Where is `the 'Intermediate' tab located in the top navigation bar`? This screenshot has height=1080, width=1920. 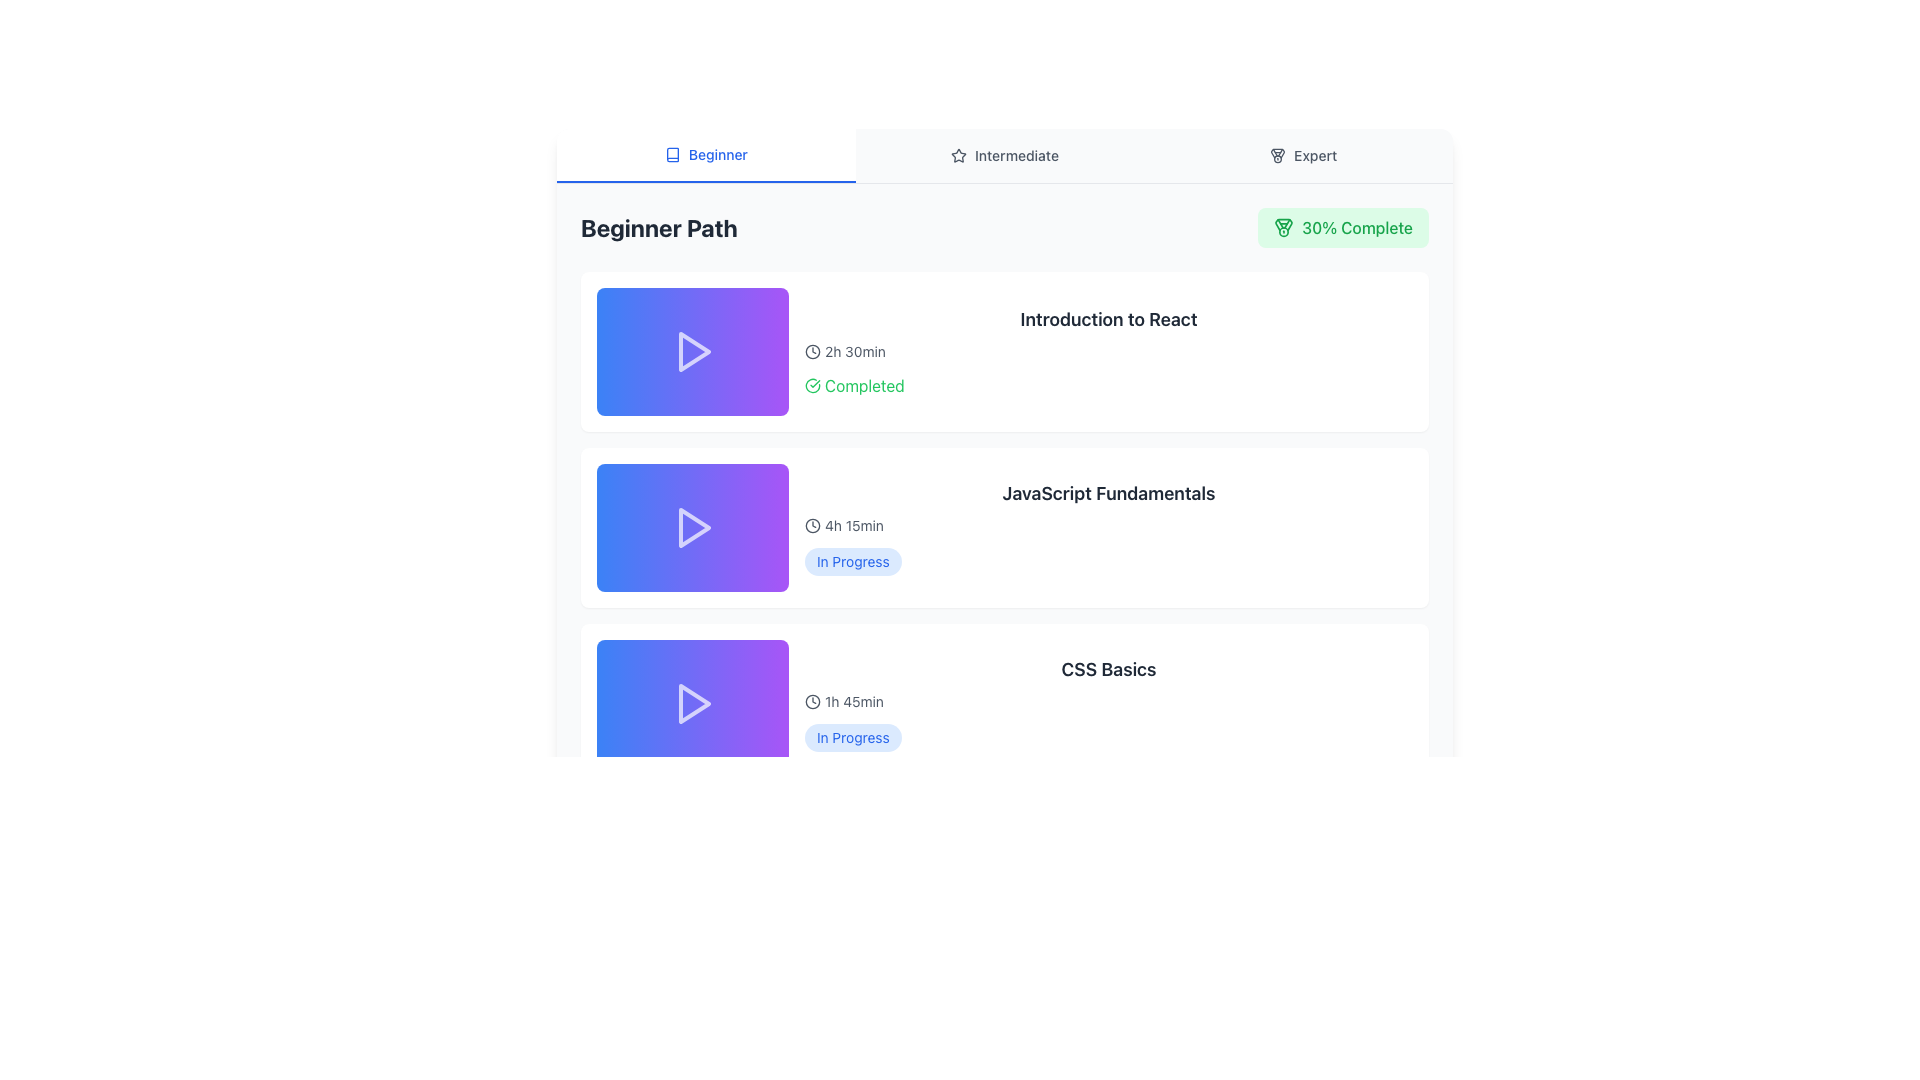
the 'Intermediate' tab located in the top navigation bar is located at coordinates (1004, 154).